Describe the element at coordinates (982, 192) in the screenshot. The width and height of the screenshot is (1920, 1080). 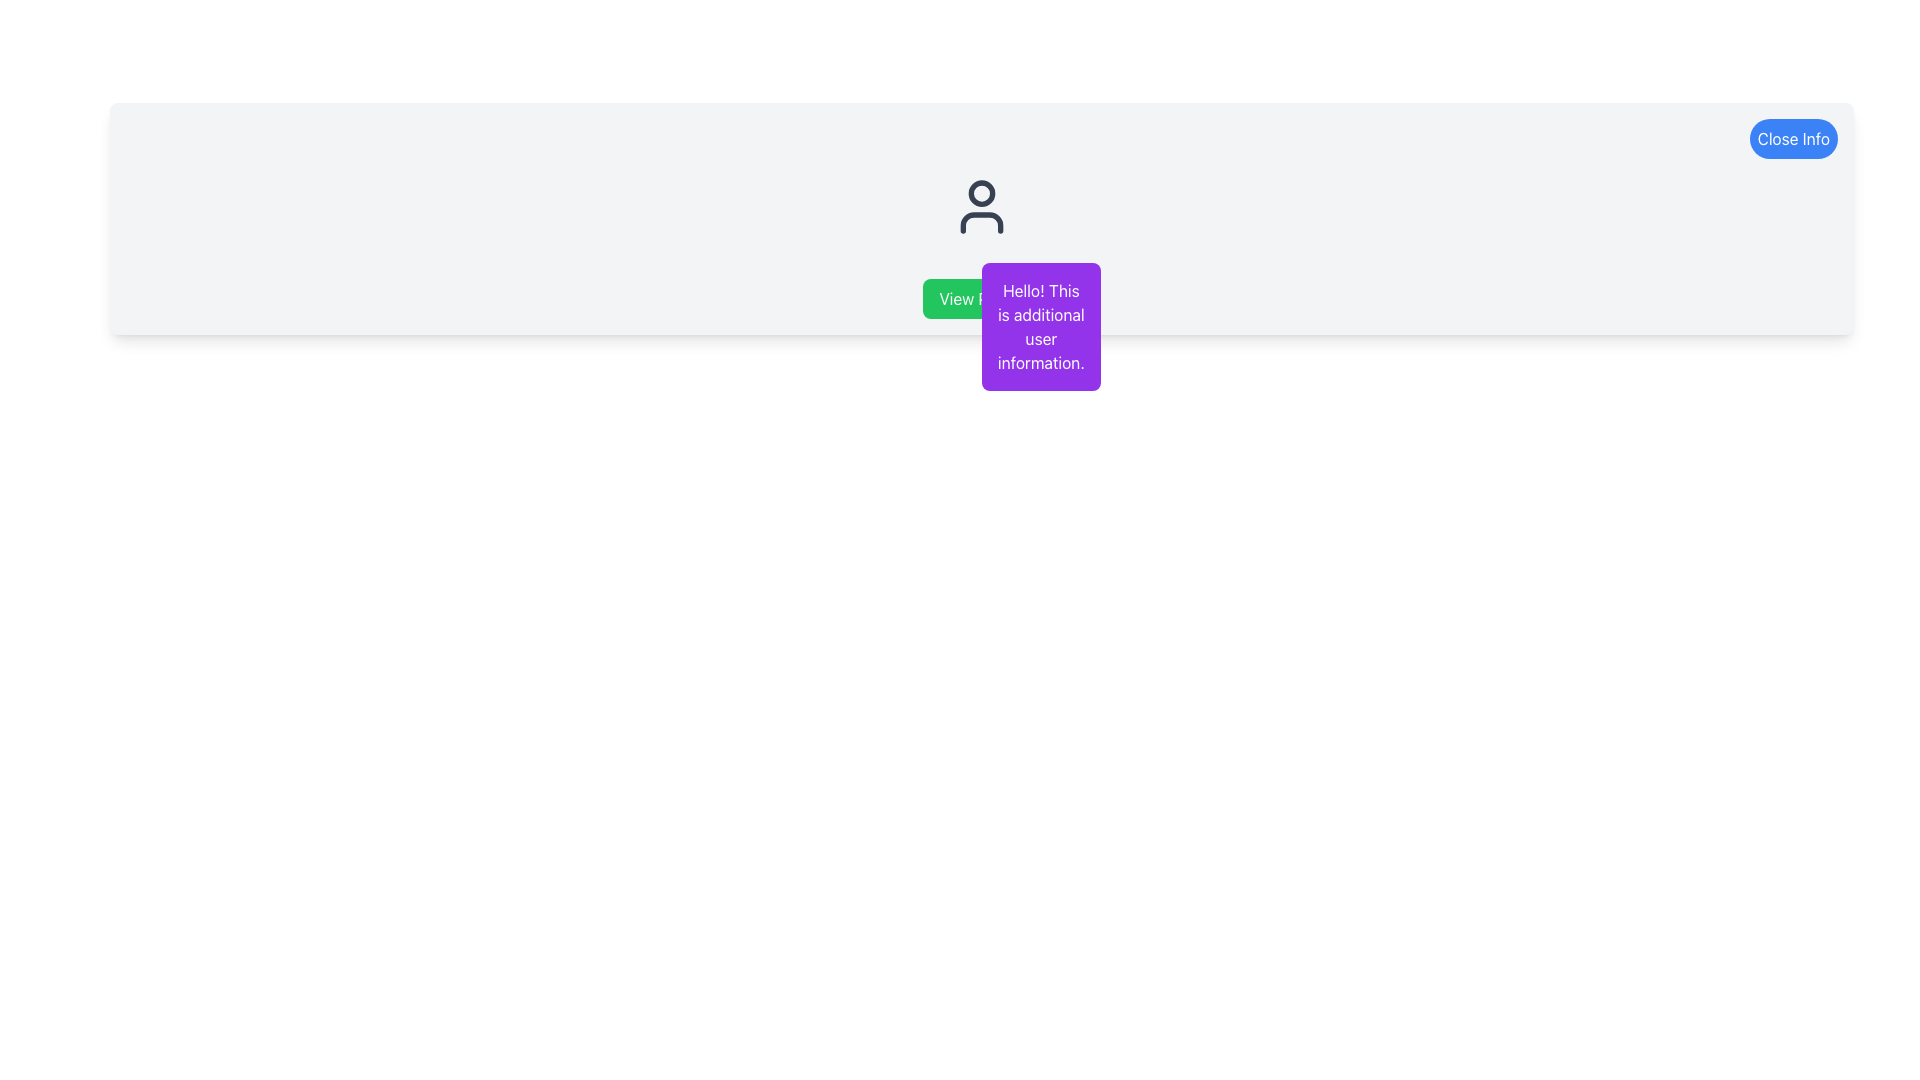
I see `the decorative circular graphical element that is centrally placed within the user icon's outline, positioned above the shoulders arc` at that location.